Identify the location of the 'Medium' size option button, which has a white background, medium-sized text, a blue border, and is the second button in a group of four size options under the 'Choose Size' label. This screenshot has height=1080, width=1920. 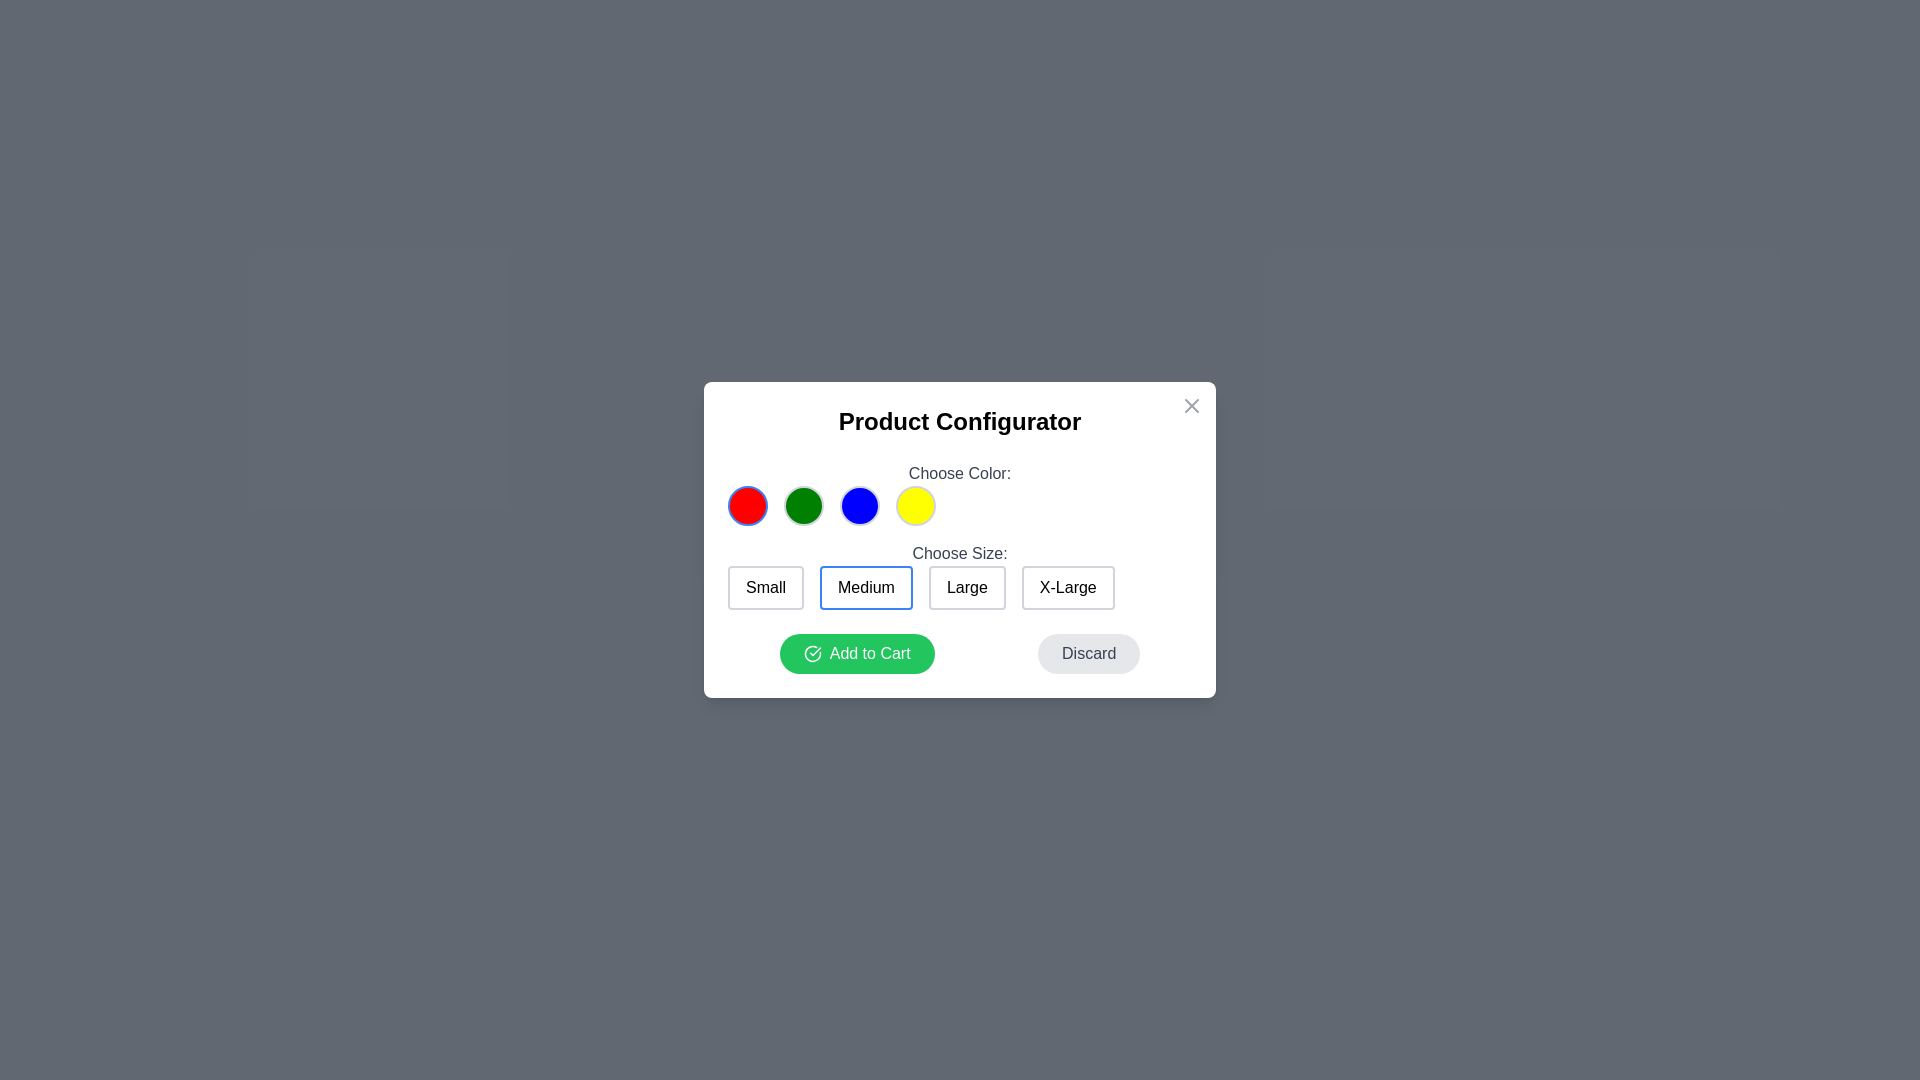
(866, 586).